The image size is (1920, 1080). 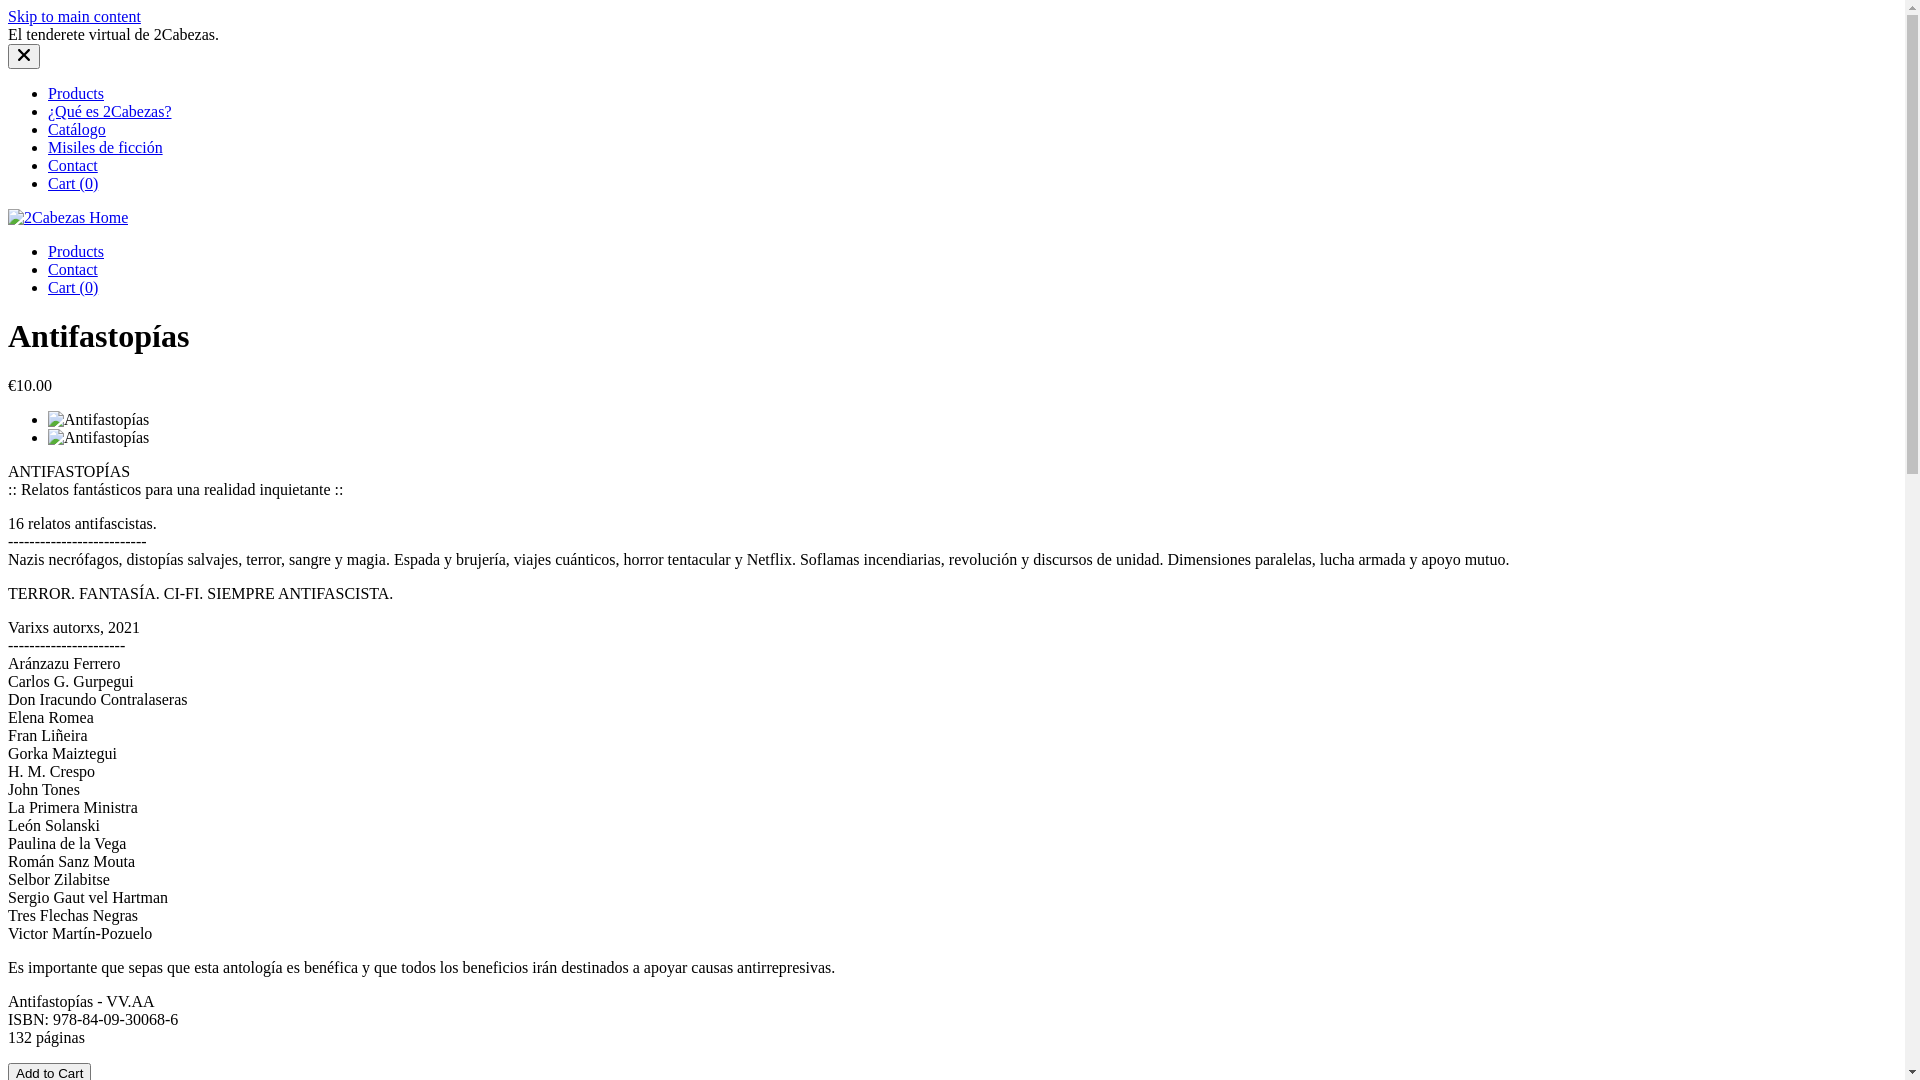 What do you see at coordinates (24, 55) in the screenshot?
I see `'Close announcement message'` at bounding box center [24, 55].